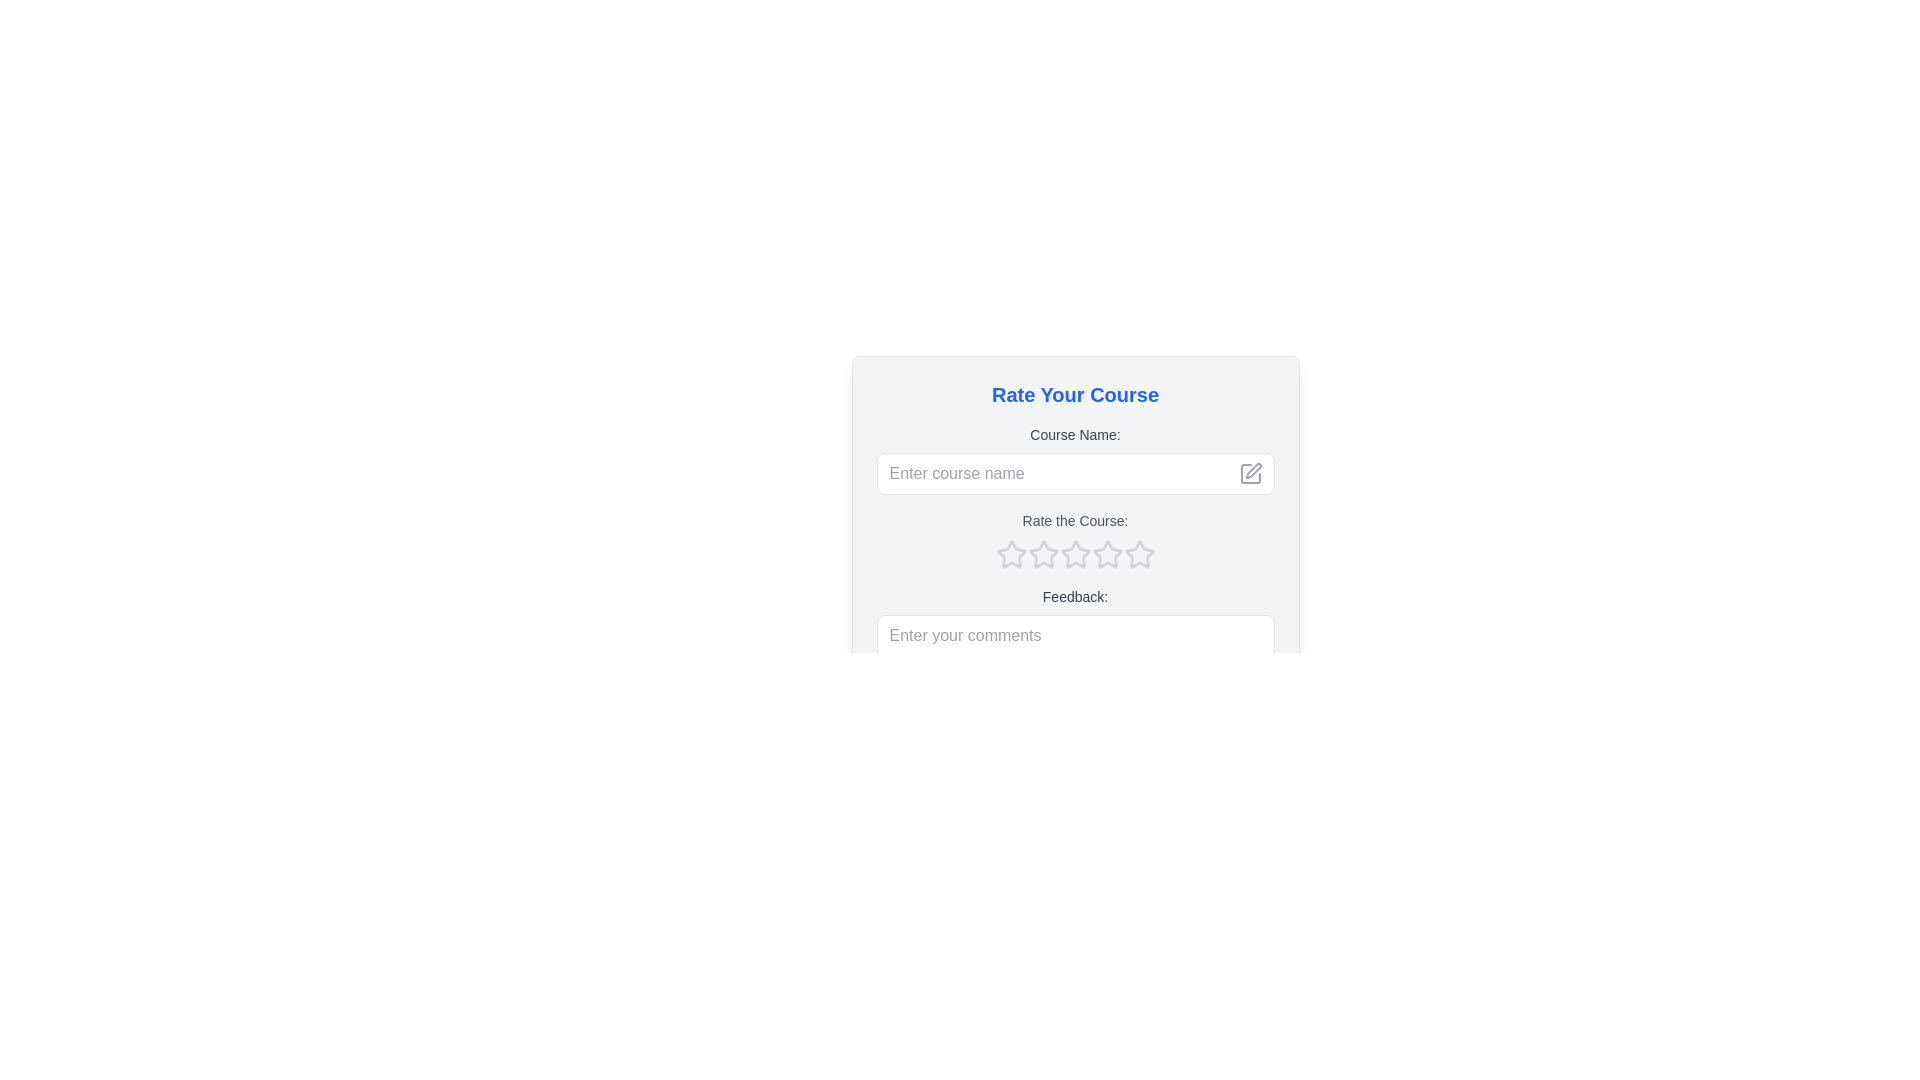  I want to click on over the star icons in the Rating component located in the 'Rate Your Course' section, so click(1074, 555).